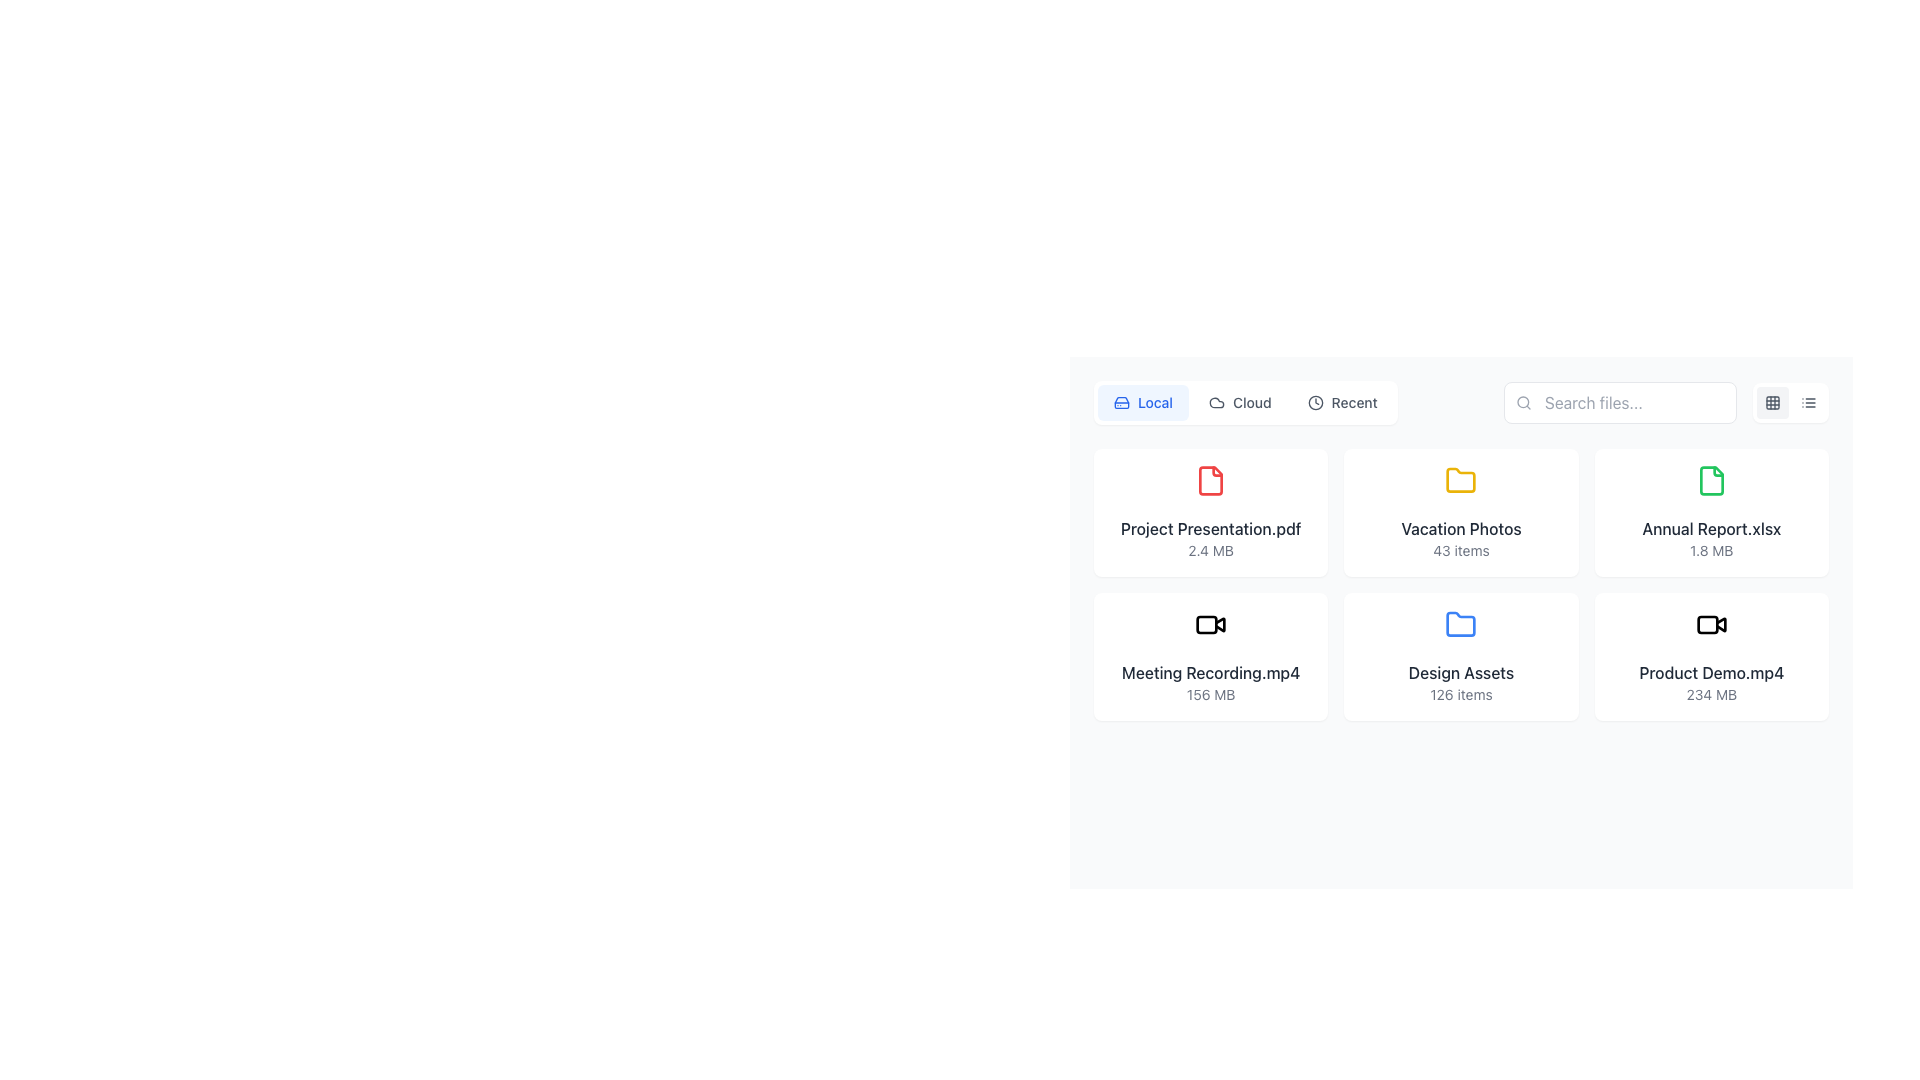 This screenshot has height=1080, width=1920. What do you see at coordinates (1461, 656) in the screenshot?
I see `the 'Design Assets' card, which is a rectangular button with a blue folder icon, bold title 'Design Assets', and smaller text '126 items', located in the second column of the second row in a six-card grid layout` at bounding box center [1461, 656].